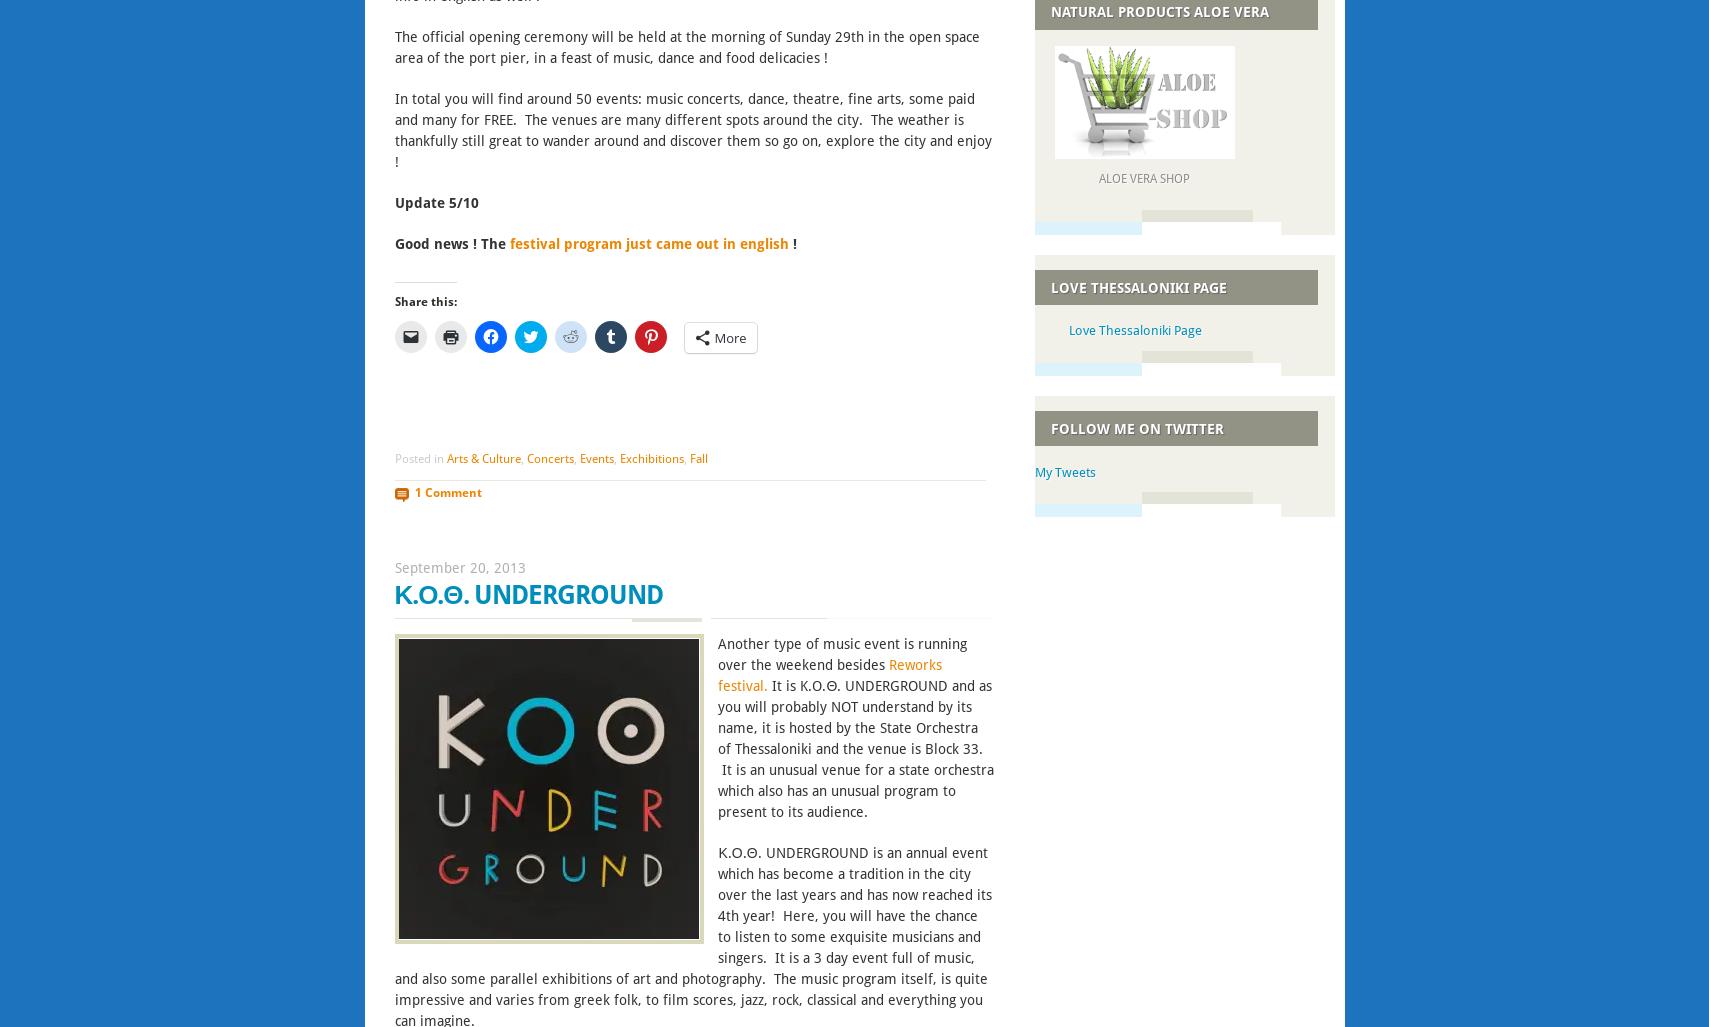 The width and height of the screenshot is (1709, 1027). What do you see at coordinates (392, 201) in the screenshot?
I see `'Update 5/10'` at bounding box center [392, 201].